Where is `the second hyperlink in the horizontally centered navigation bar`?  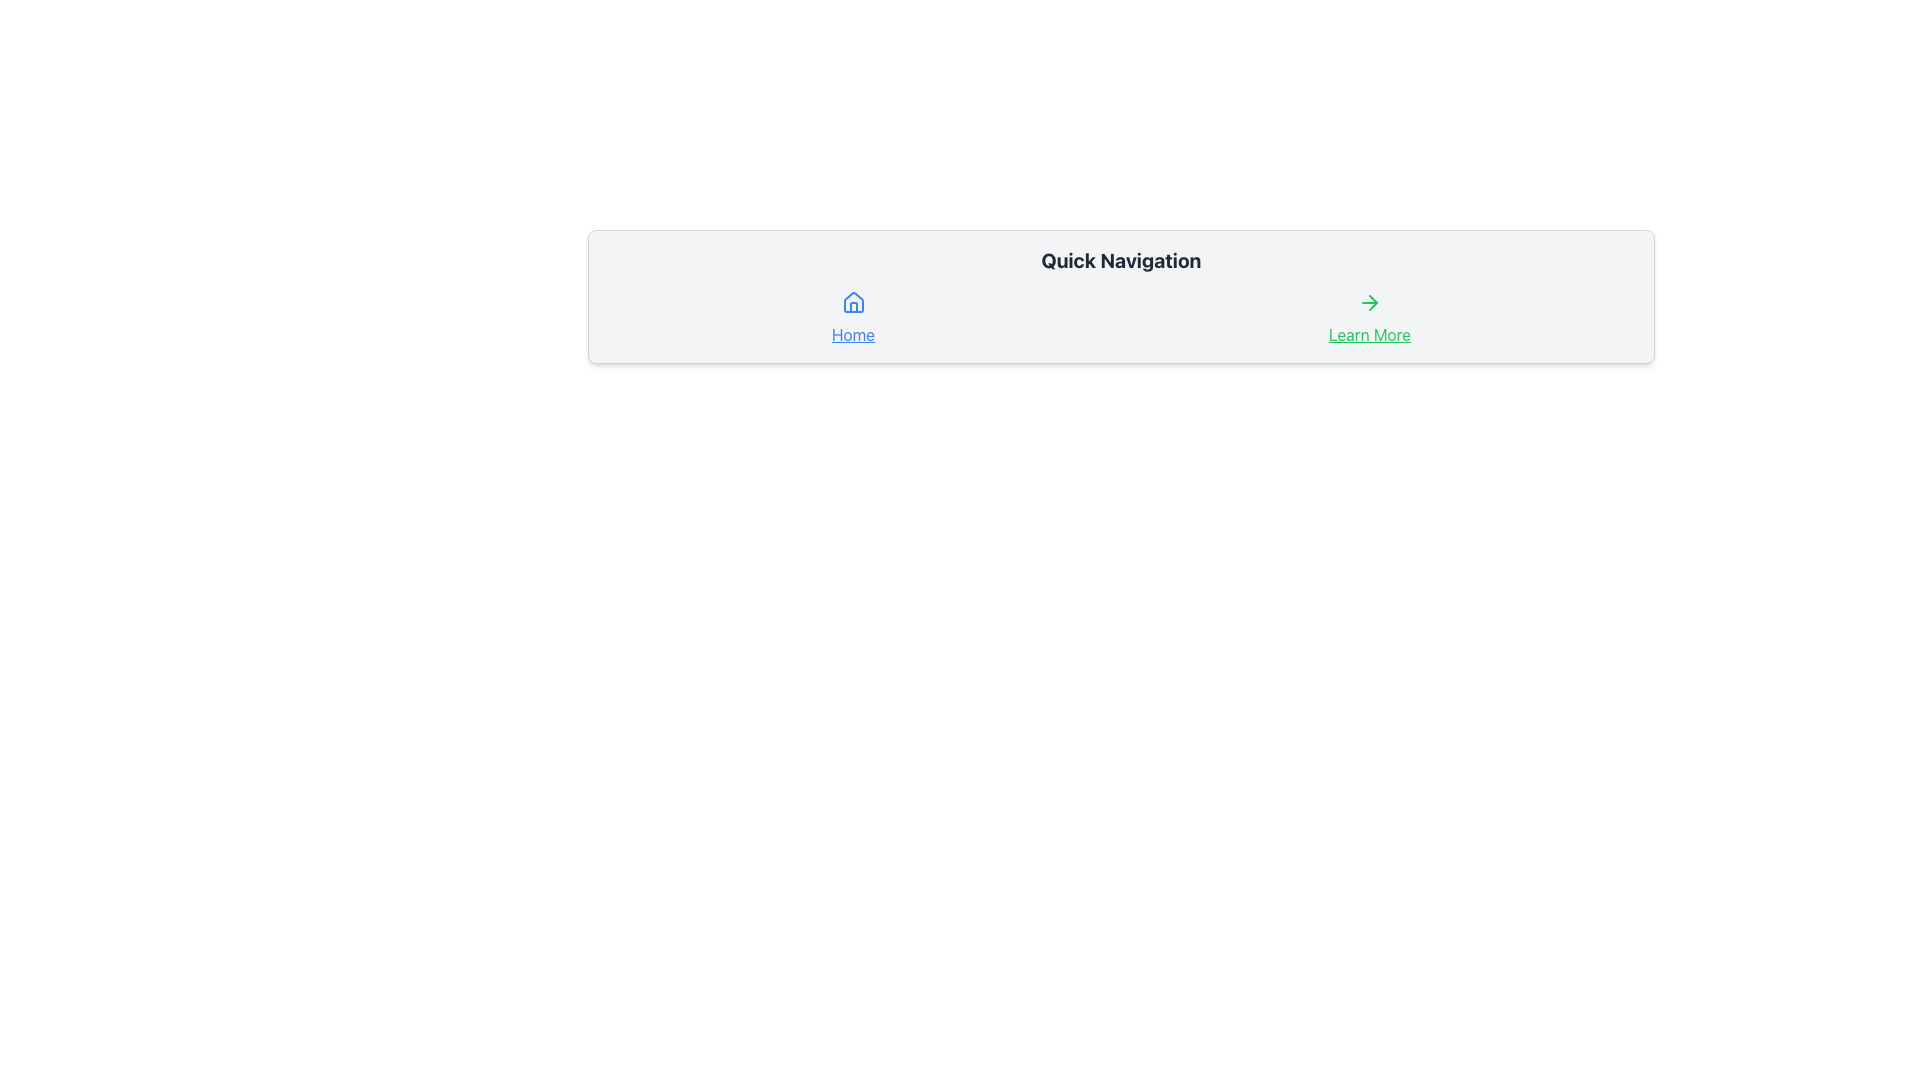
the second hyperlink in the horizontally centered navigation bar is located at coordinates (1368, 318).